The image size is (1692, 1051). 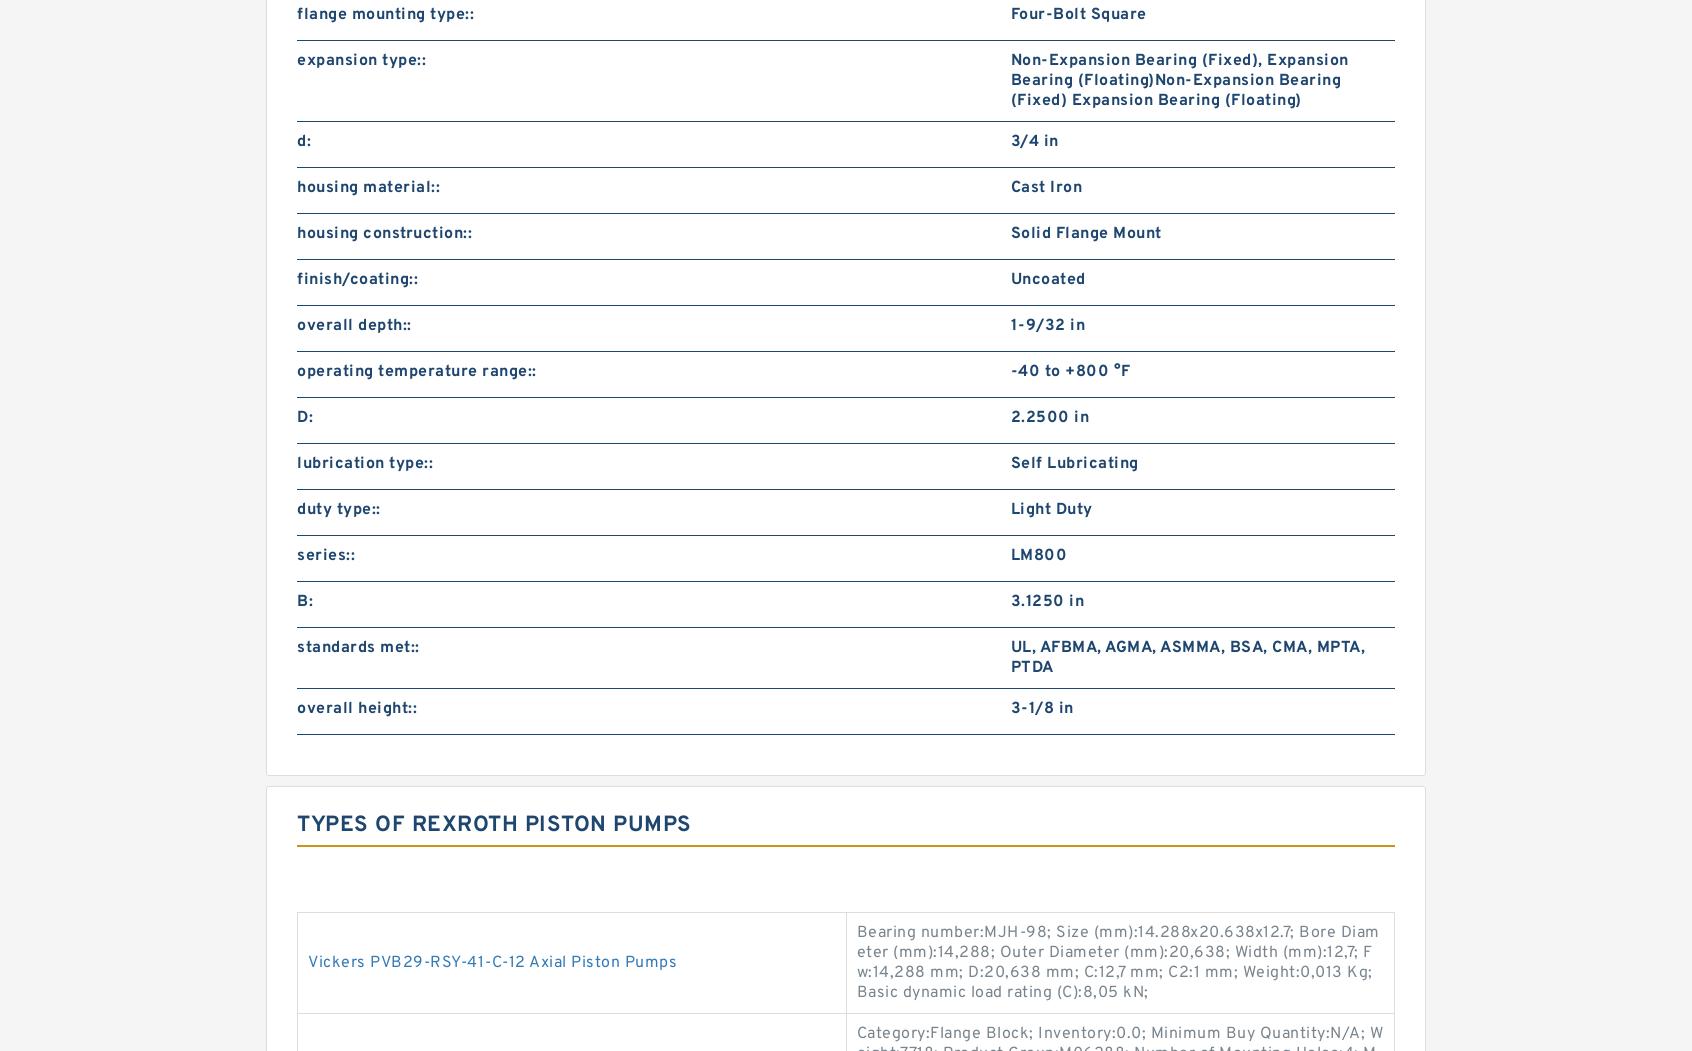 I want to click on 'd:', so click(x=303, y=140).